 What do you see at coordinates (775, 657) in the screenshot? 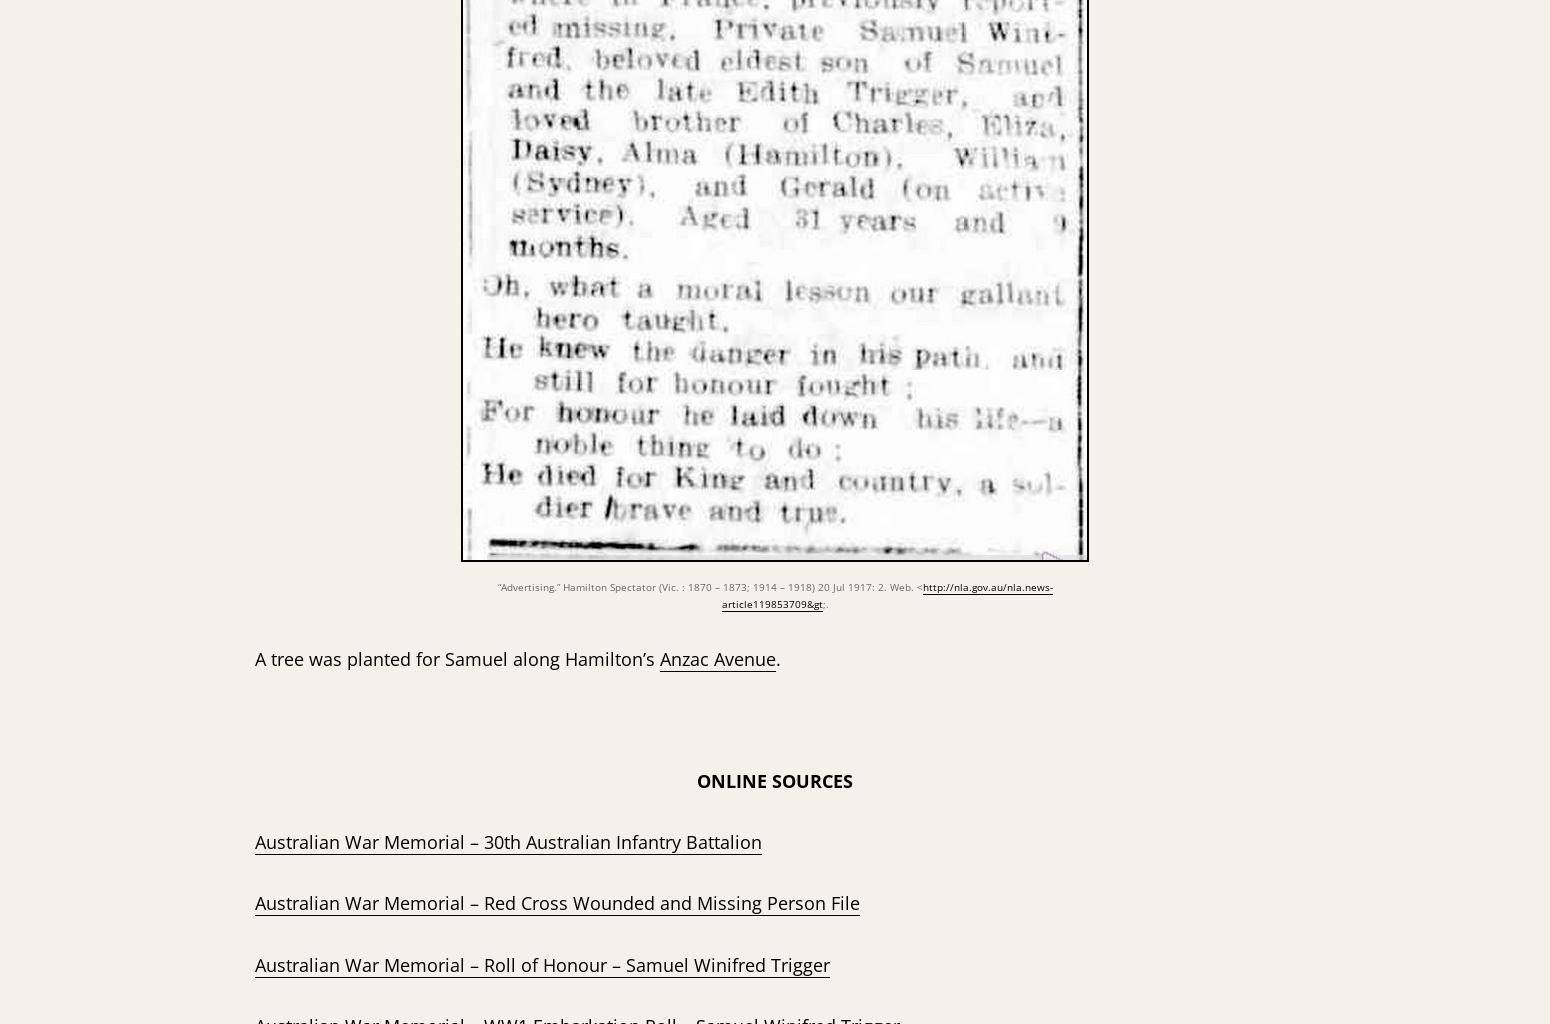
I see `'.'` at bounding box center [775, 657].